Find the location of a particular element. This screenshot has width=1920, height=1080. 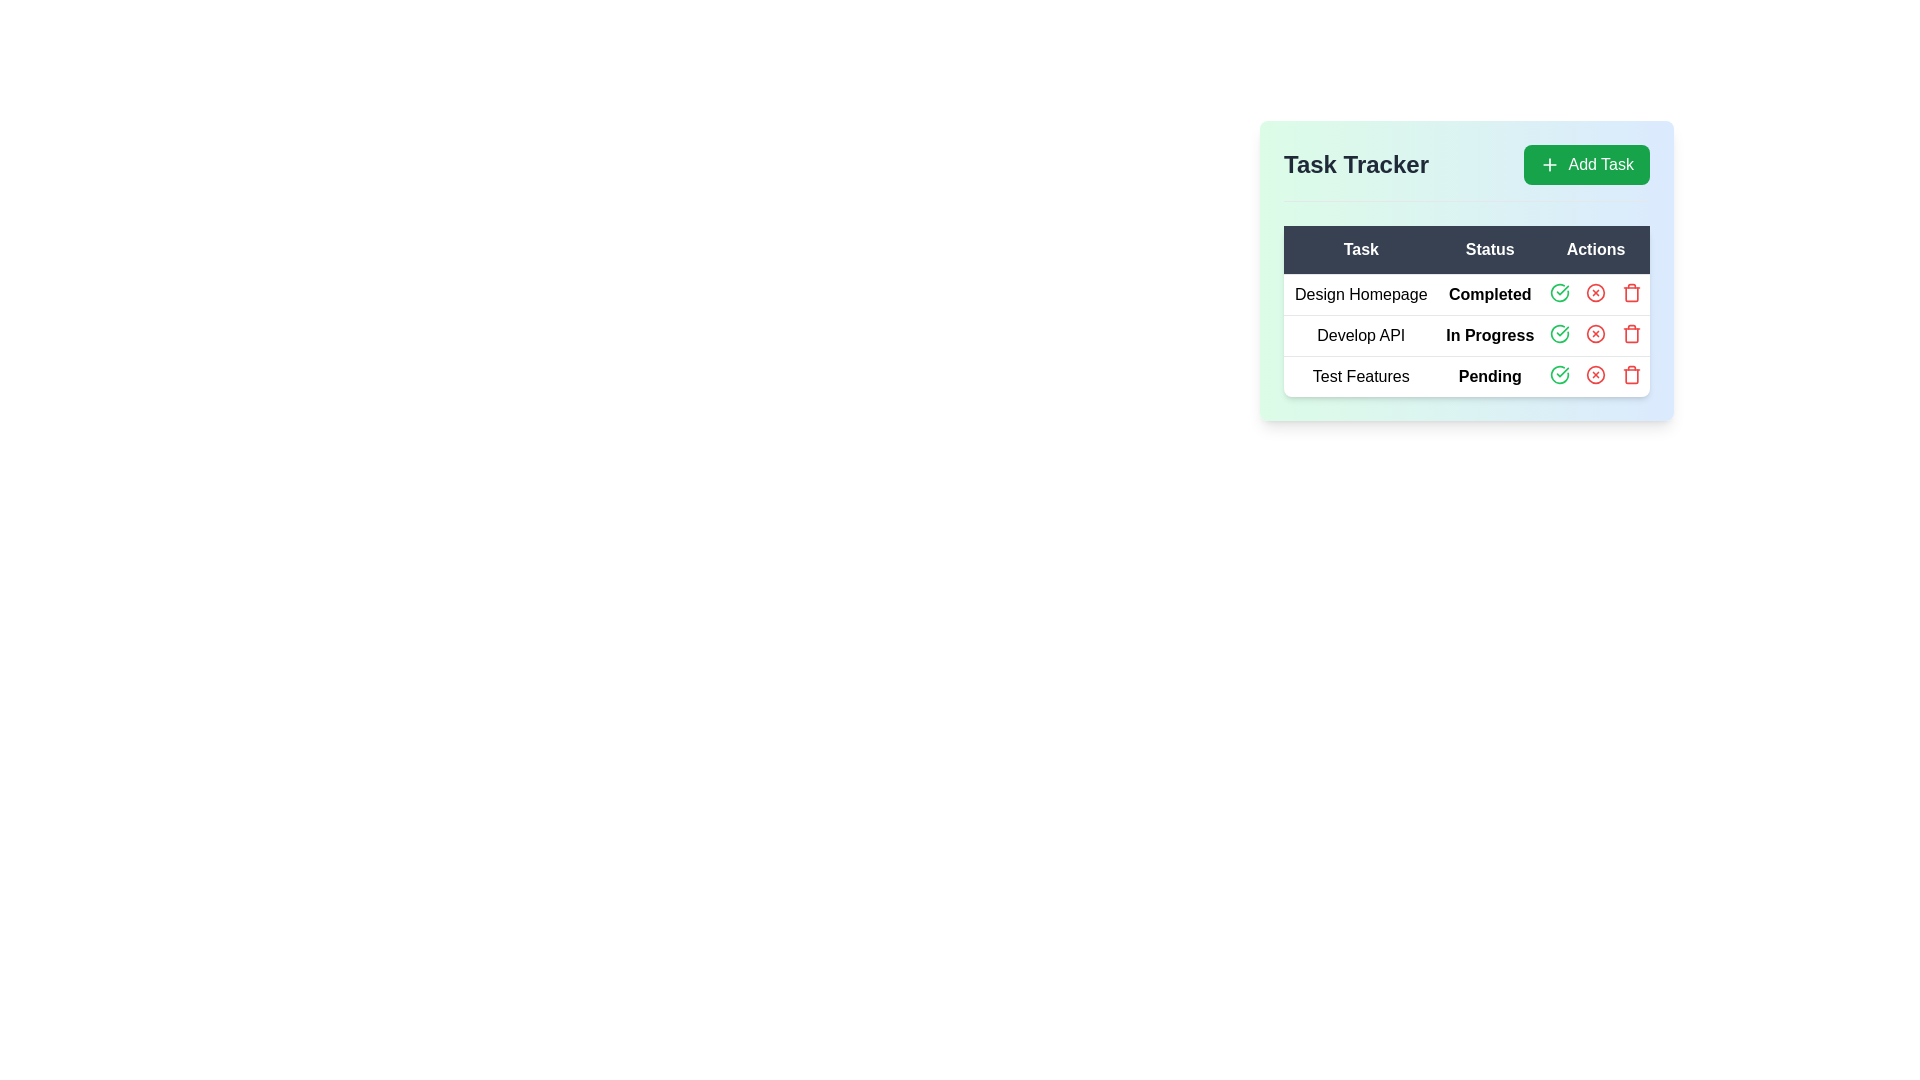

the 'In Progress' text label in the 'Status' column of the task tracker table for the 'Develop API' task is located at coordinates (1490, 334).